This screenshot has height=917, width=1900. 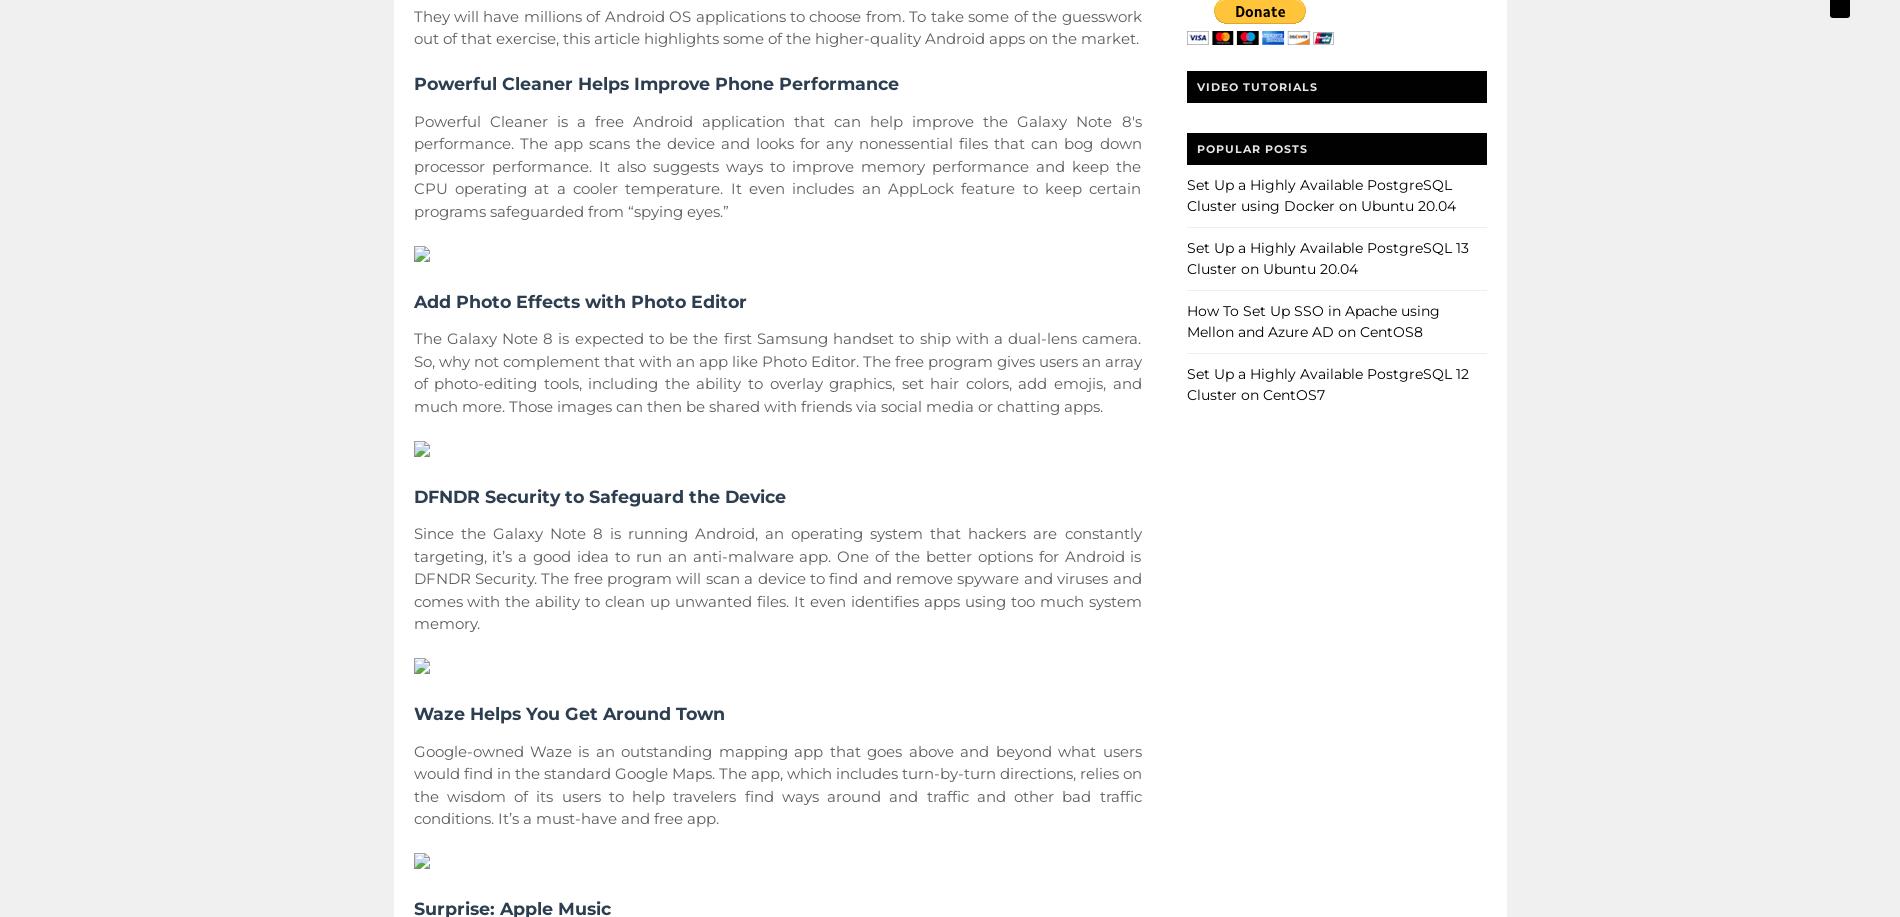 I want to click on 'Set Up a Highly Available PostgreSQL 12 Cluster on CentOS7', so click(x=1185, y=383).